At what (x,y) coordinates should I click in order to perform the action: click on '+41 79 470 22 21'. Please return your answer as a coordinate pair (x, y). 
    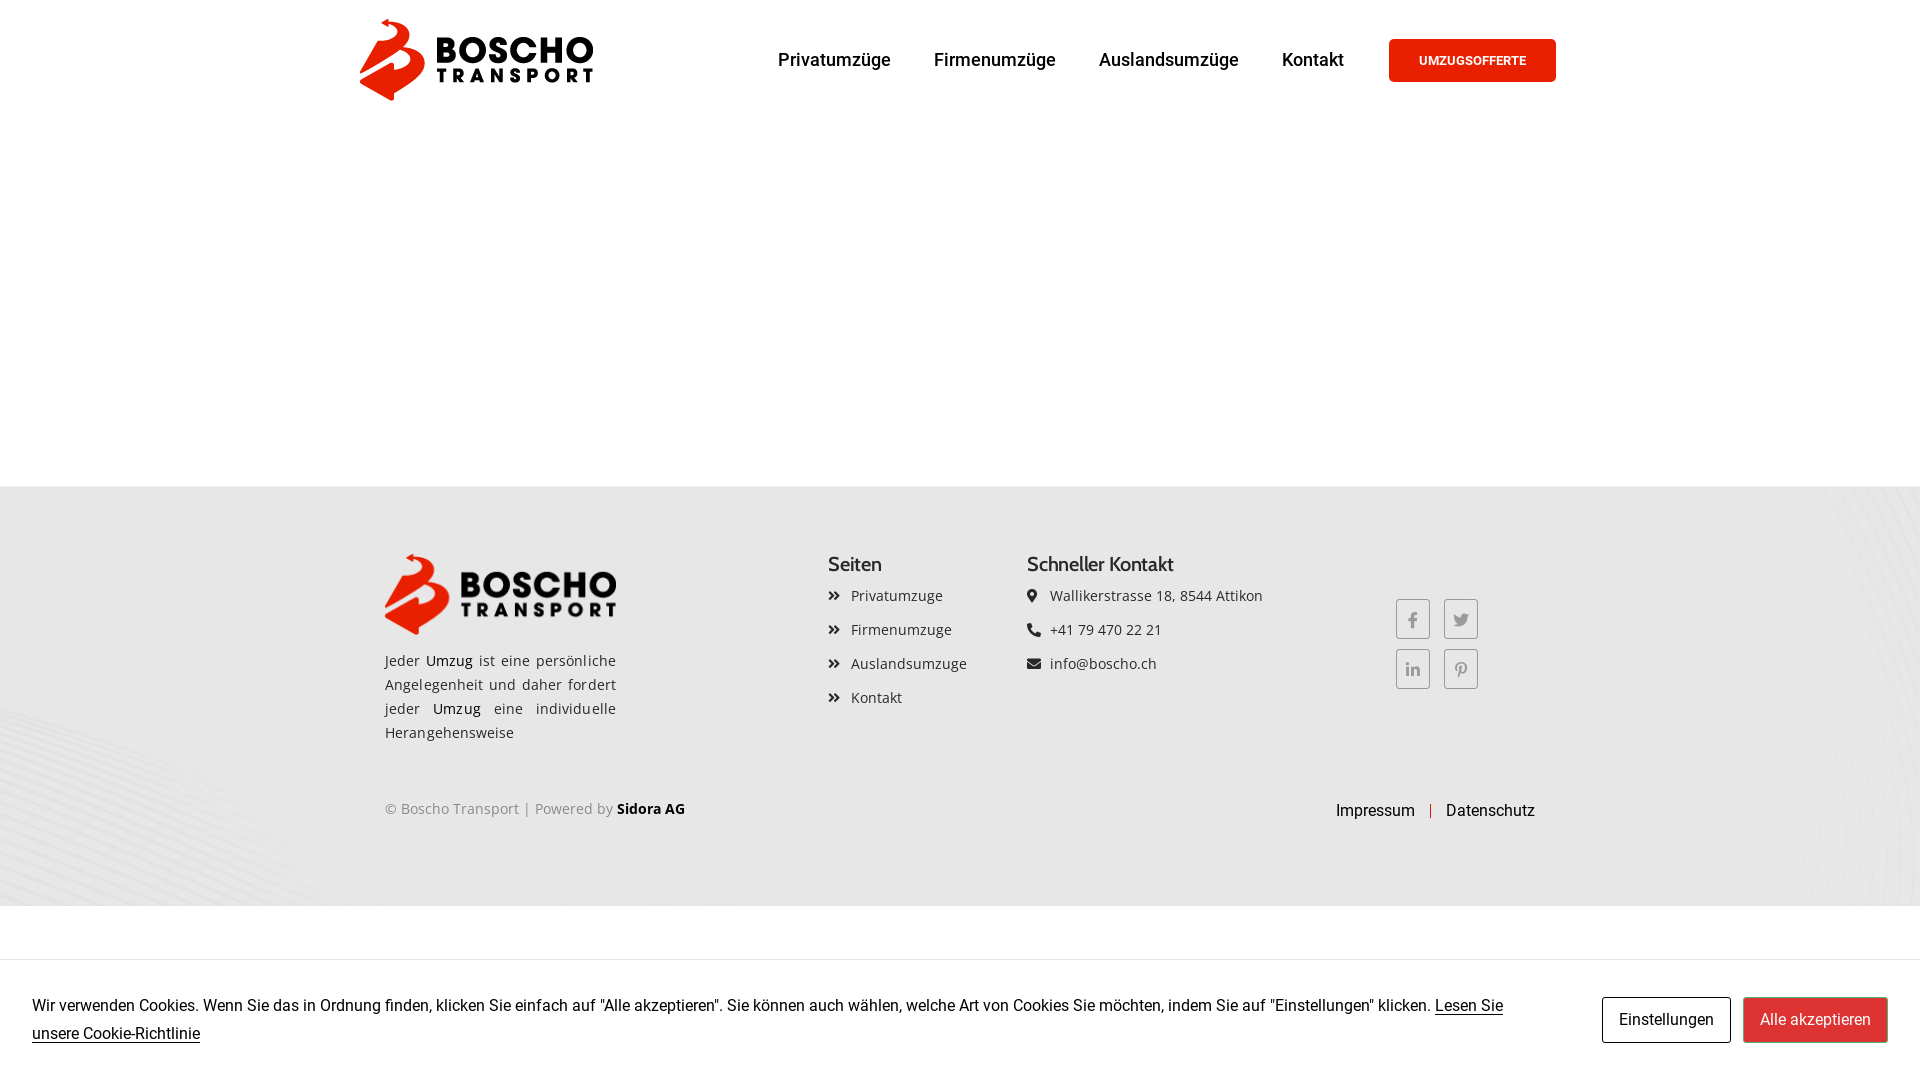
    Looking at the image, I should click on (1161, 628).